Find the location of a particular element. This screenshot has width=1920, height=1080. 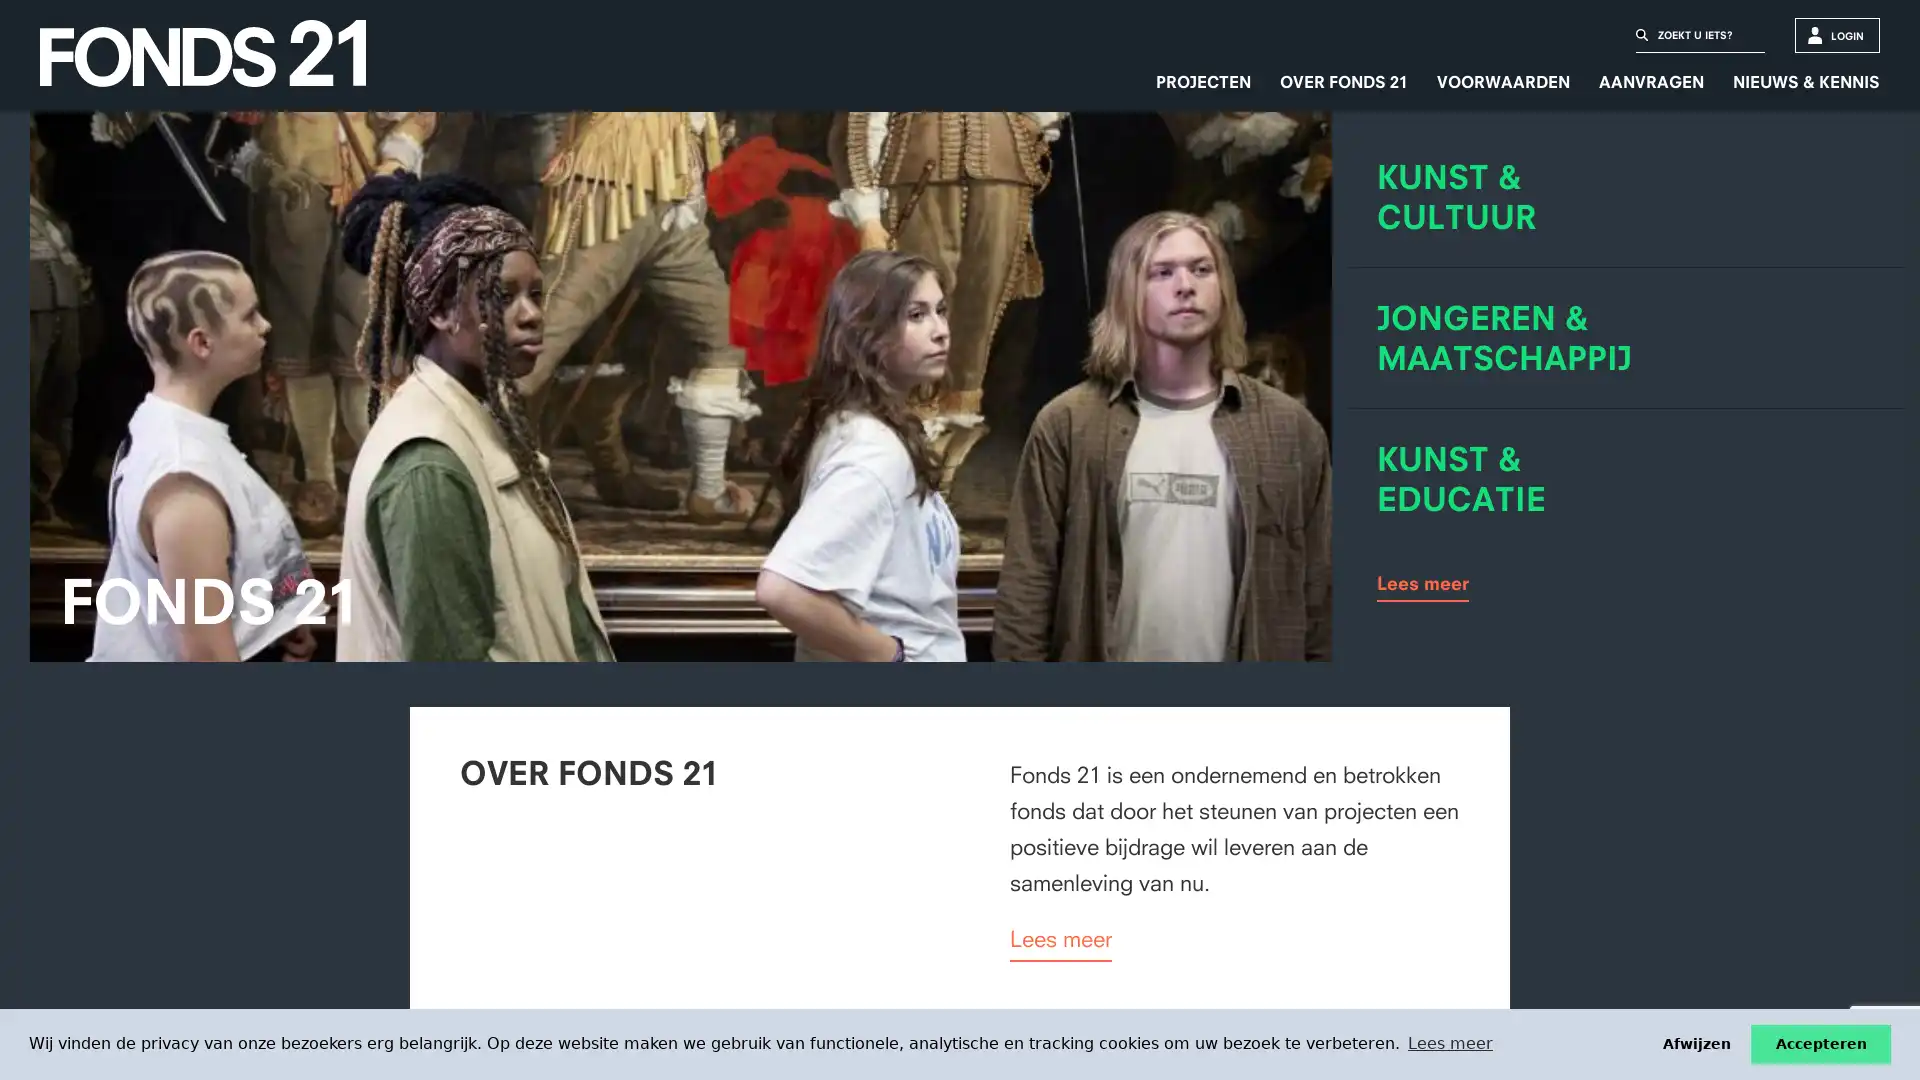

Ik weiger de cookies is located at coordinates (1694, 1043).